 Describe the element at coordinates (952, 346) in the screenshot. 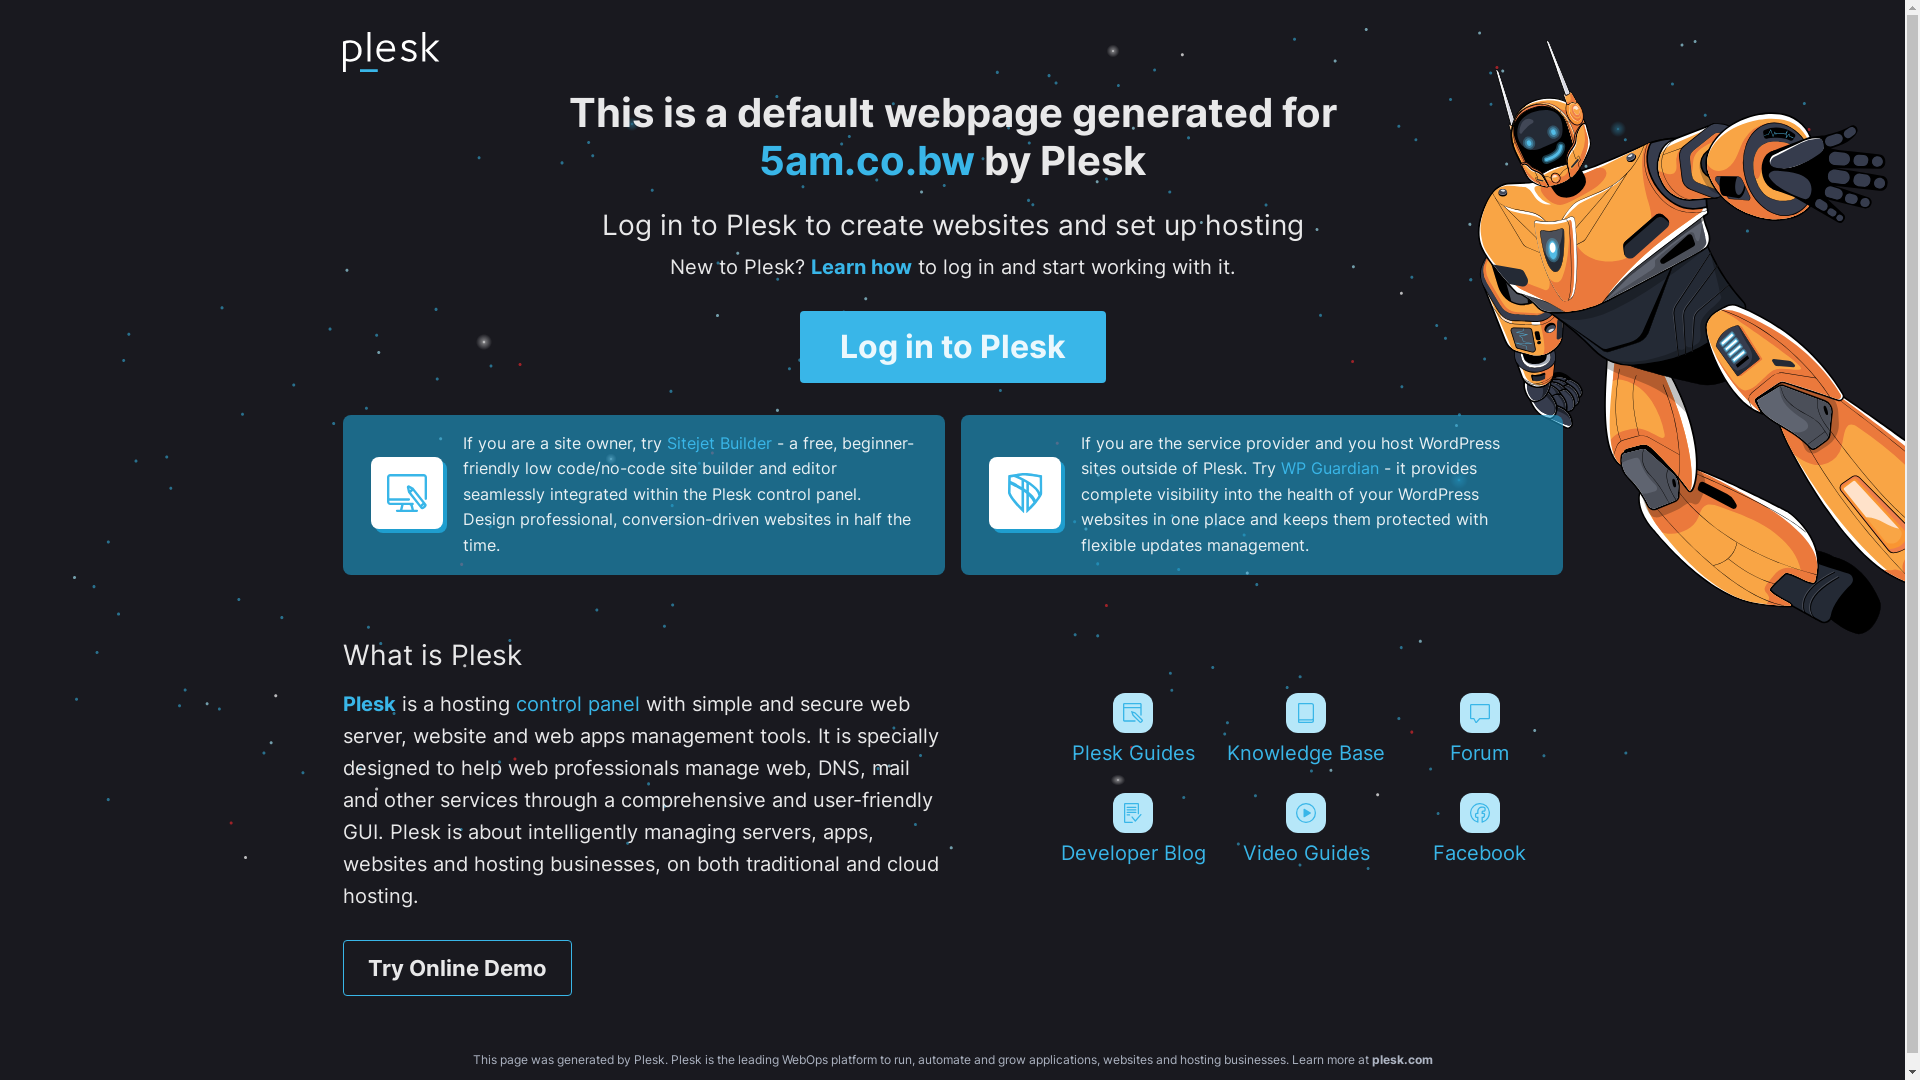

I see `'Log in to Plesk'` at that location.